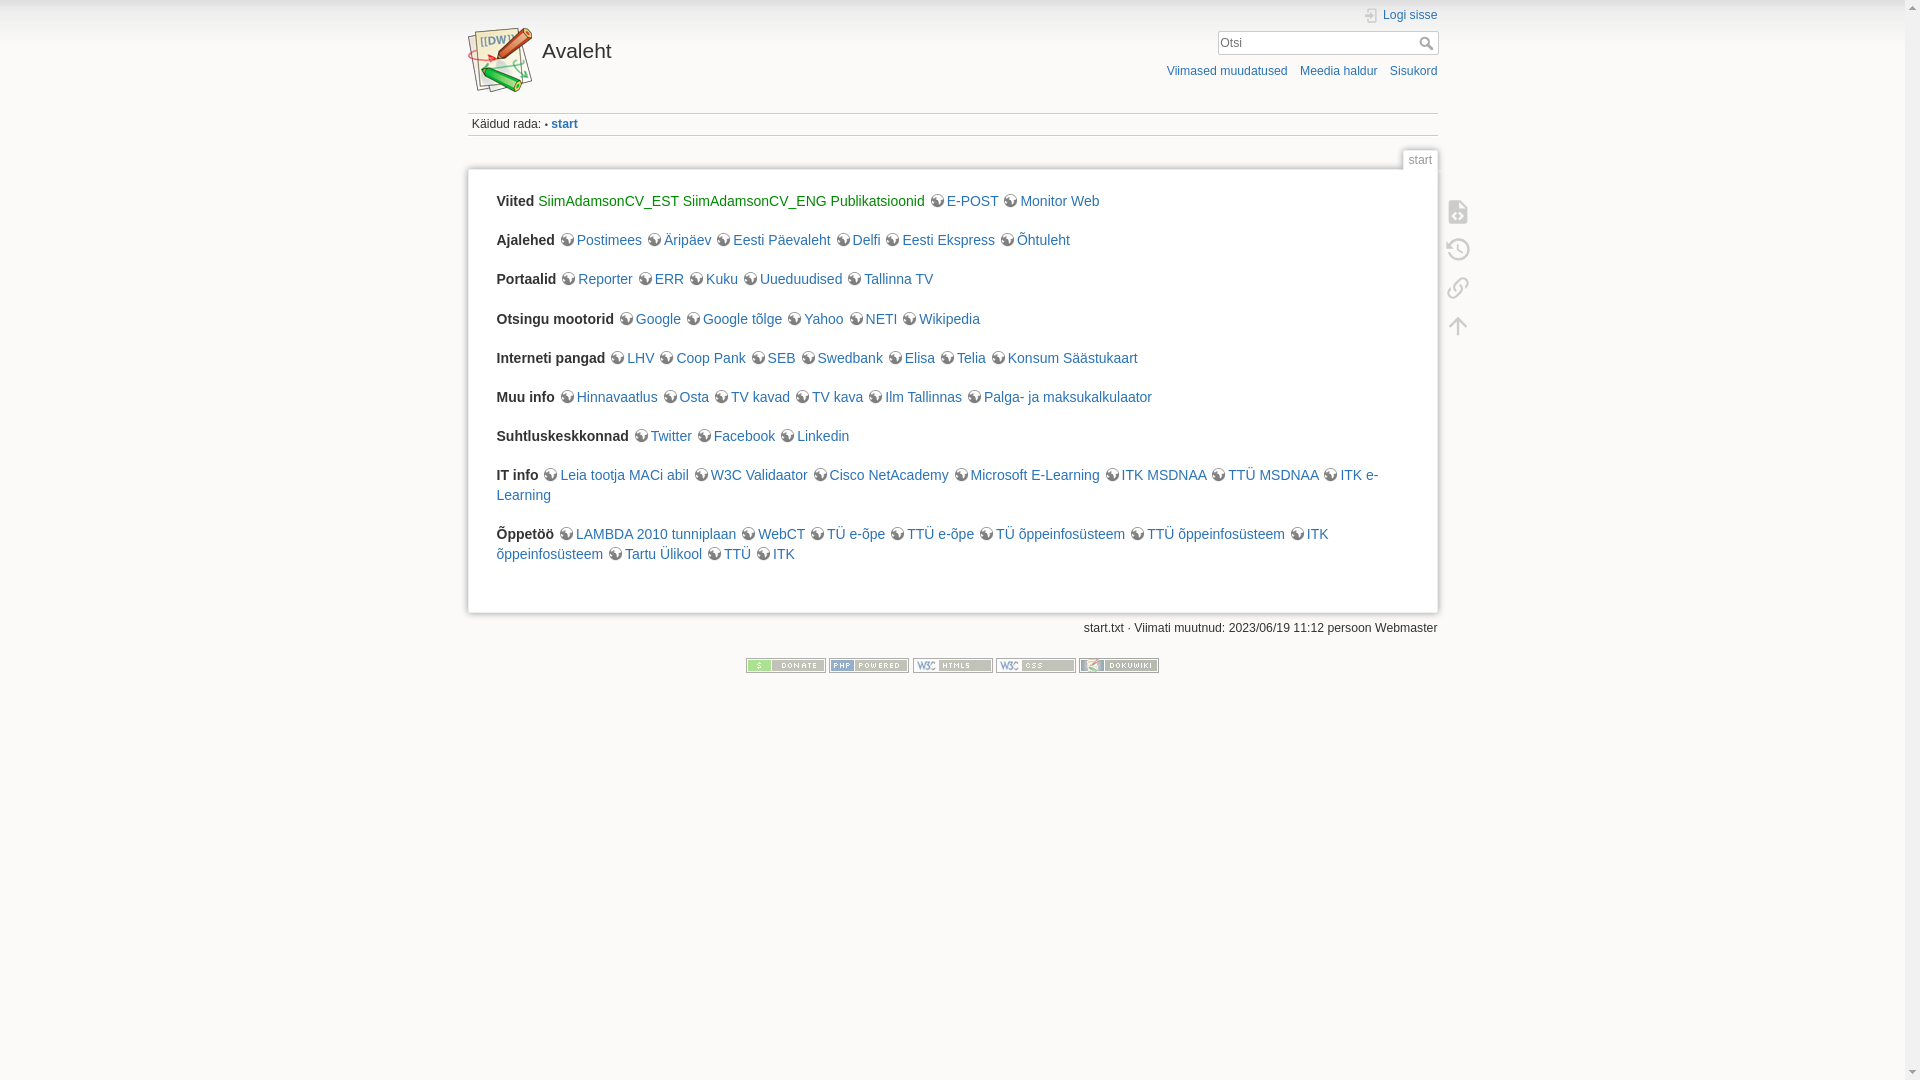 This screenshot has height=1080, width=1920. Describe the element at coordinates (910, 357) in the screenshot. I see `'Elisa'` at that location.